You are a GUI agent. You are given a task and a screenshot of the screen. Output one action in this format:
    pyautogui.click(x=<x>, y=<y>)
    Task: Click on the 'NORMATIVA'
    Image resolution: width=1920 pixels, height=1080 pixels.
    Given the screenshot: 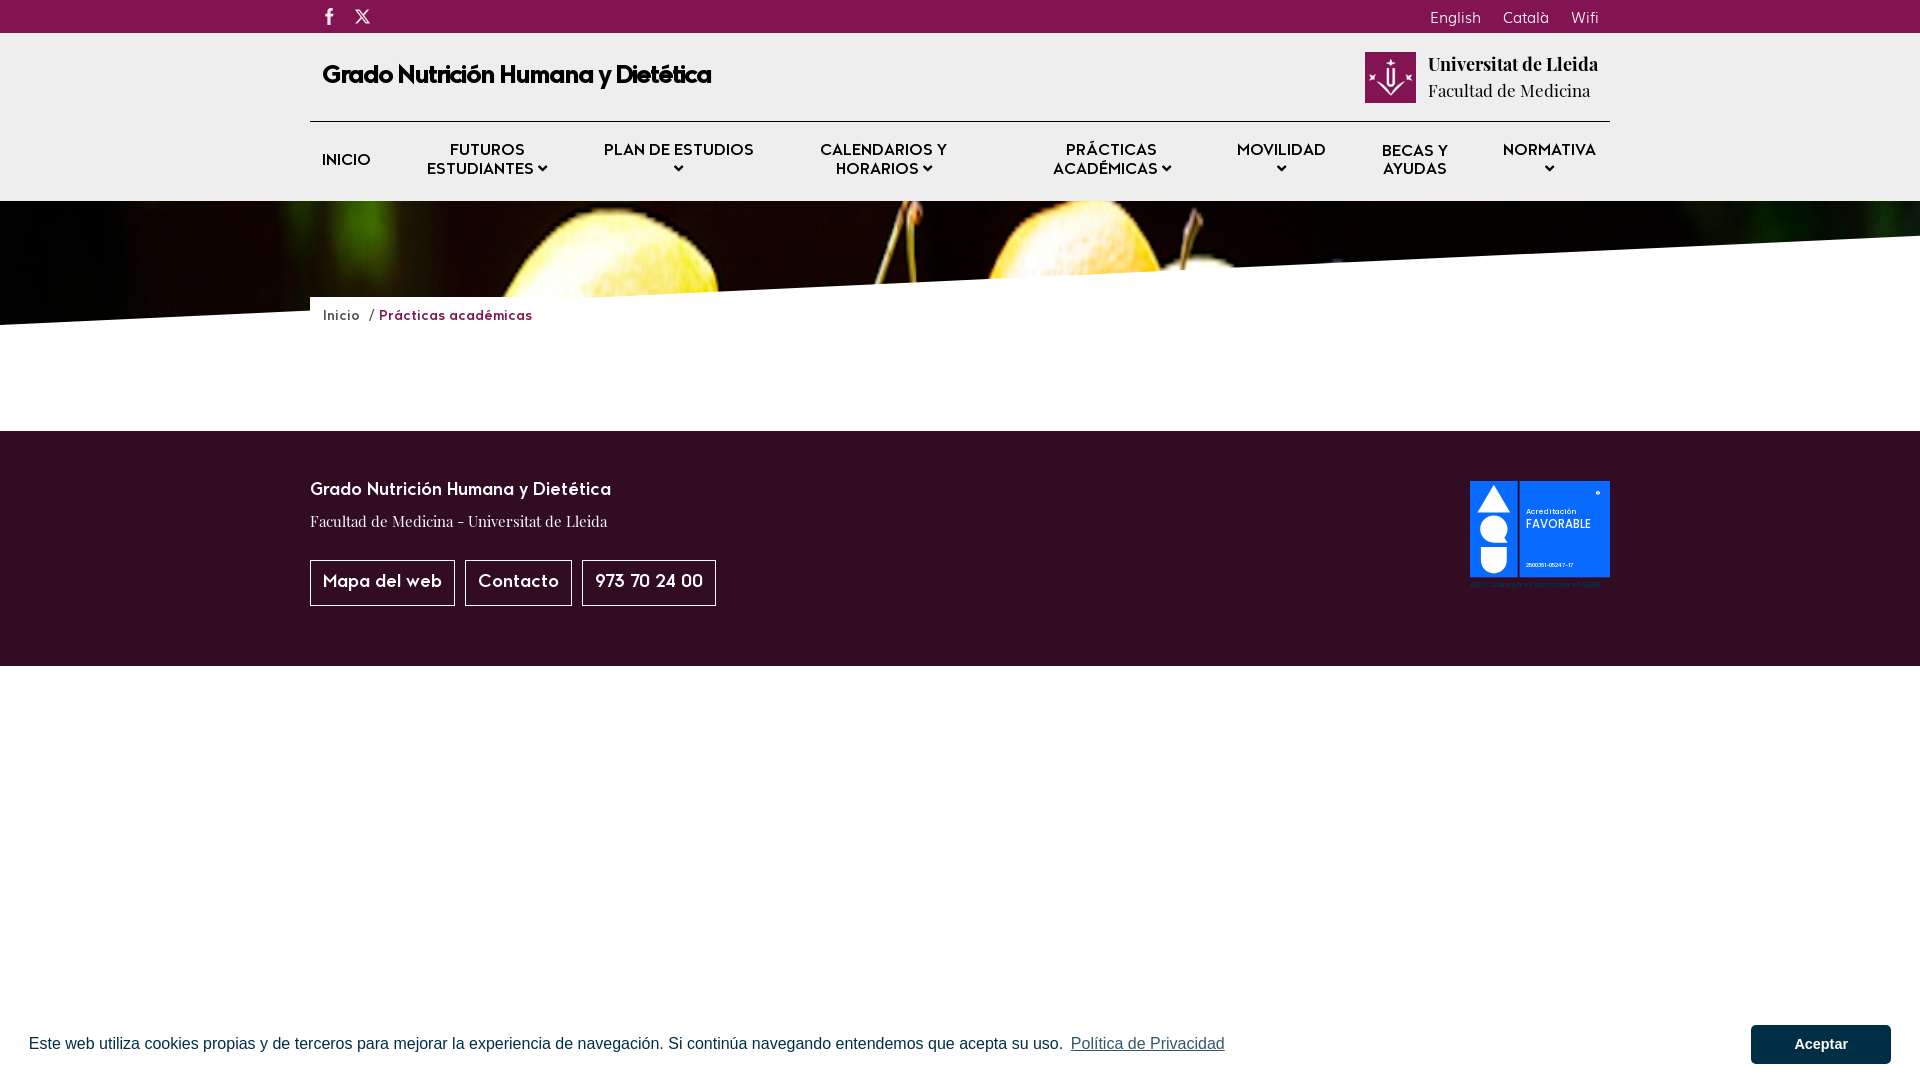 What is the action you would take?
    pyautogui.click(x=1488, y=160)
    